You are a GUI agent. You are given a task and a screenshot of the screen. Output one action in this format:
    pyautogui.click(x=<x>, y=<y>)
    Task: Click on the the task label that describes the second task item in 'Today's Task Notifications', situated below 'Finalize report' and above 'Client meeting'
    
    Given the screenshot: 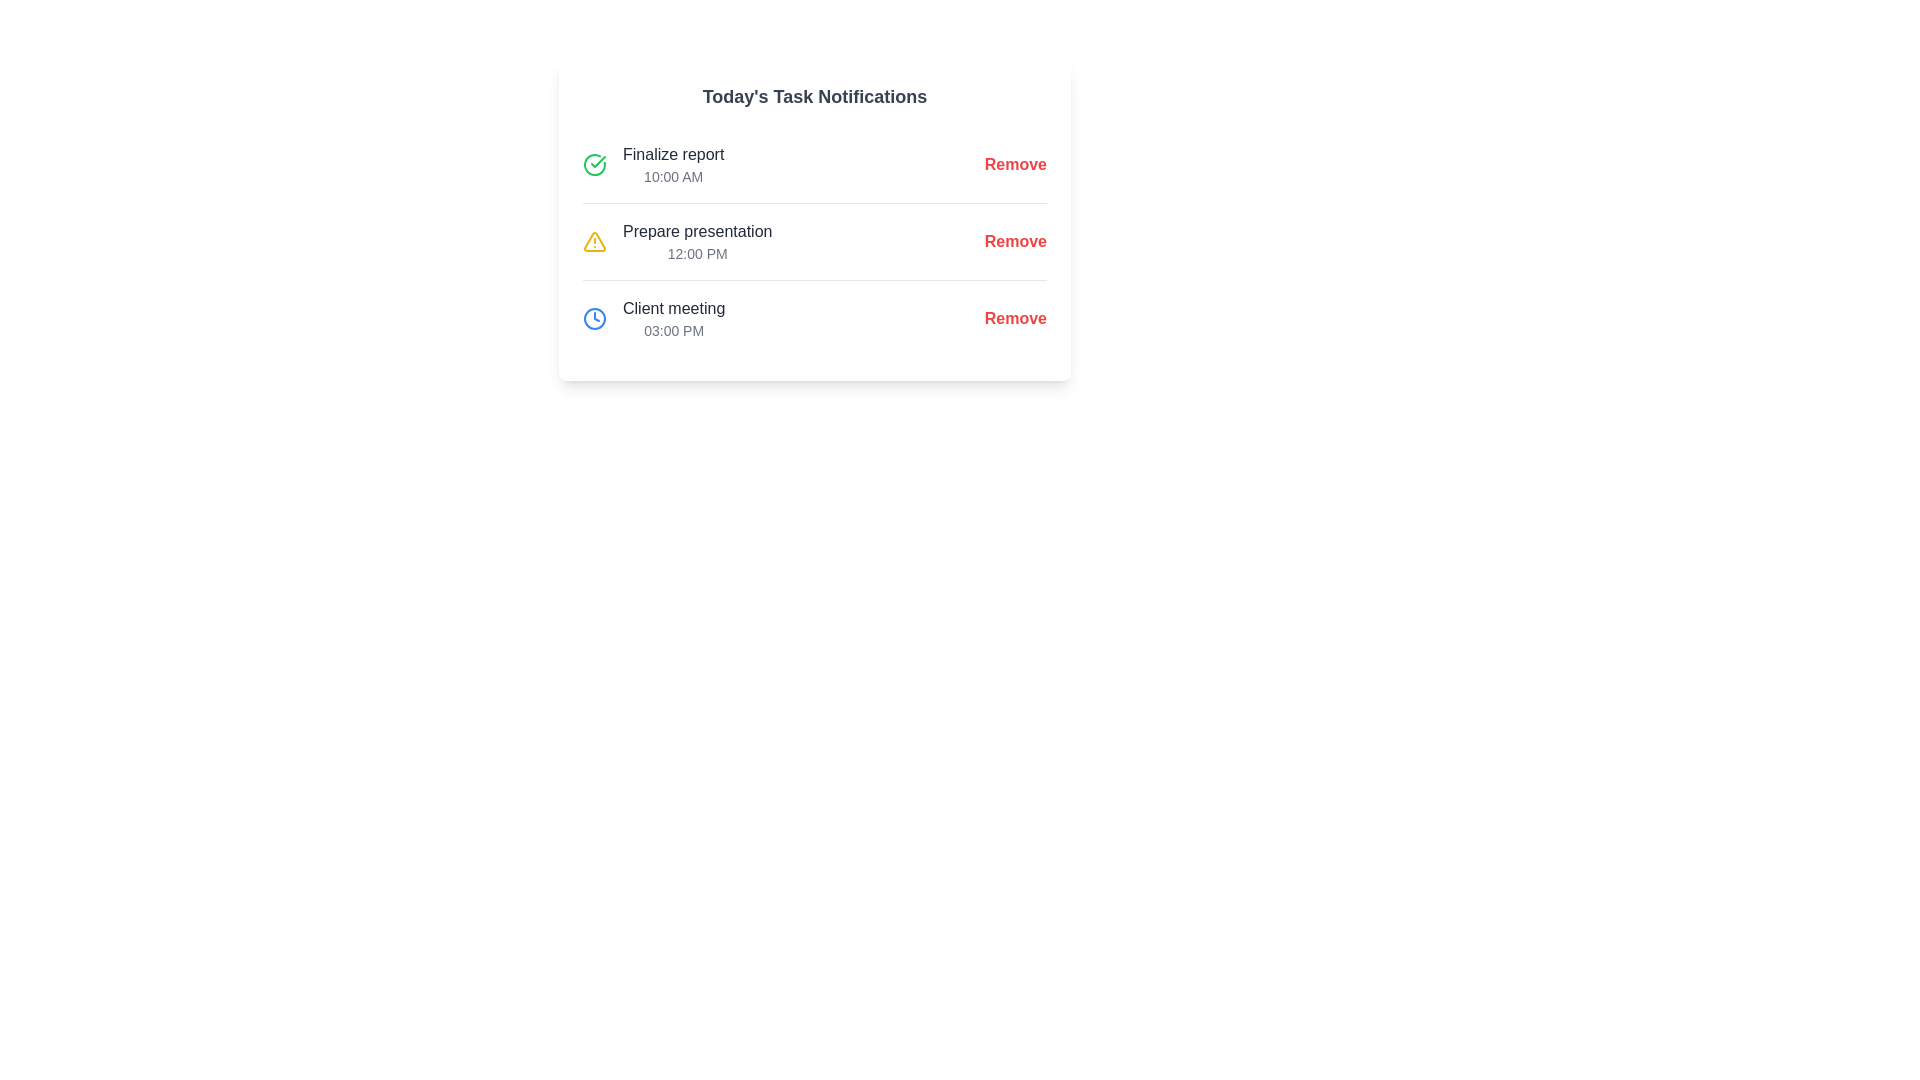 What is the action you would take?
    pyautogui.click(x=697, y=230)
    